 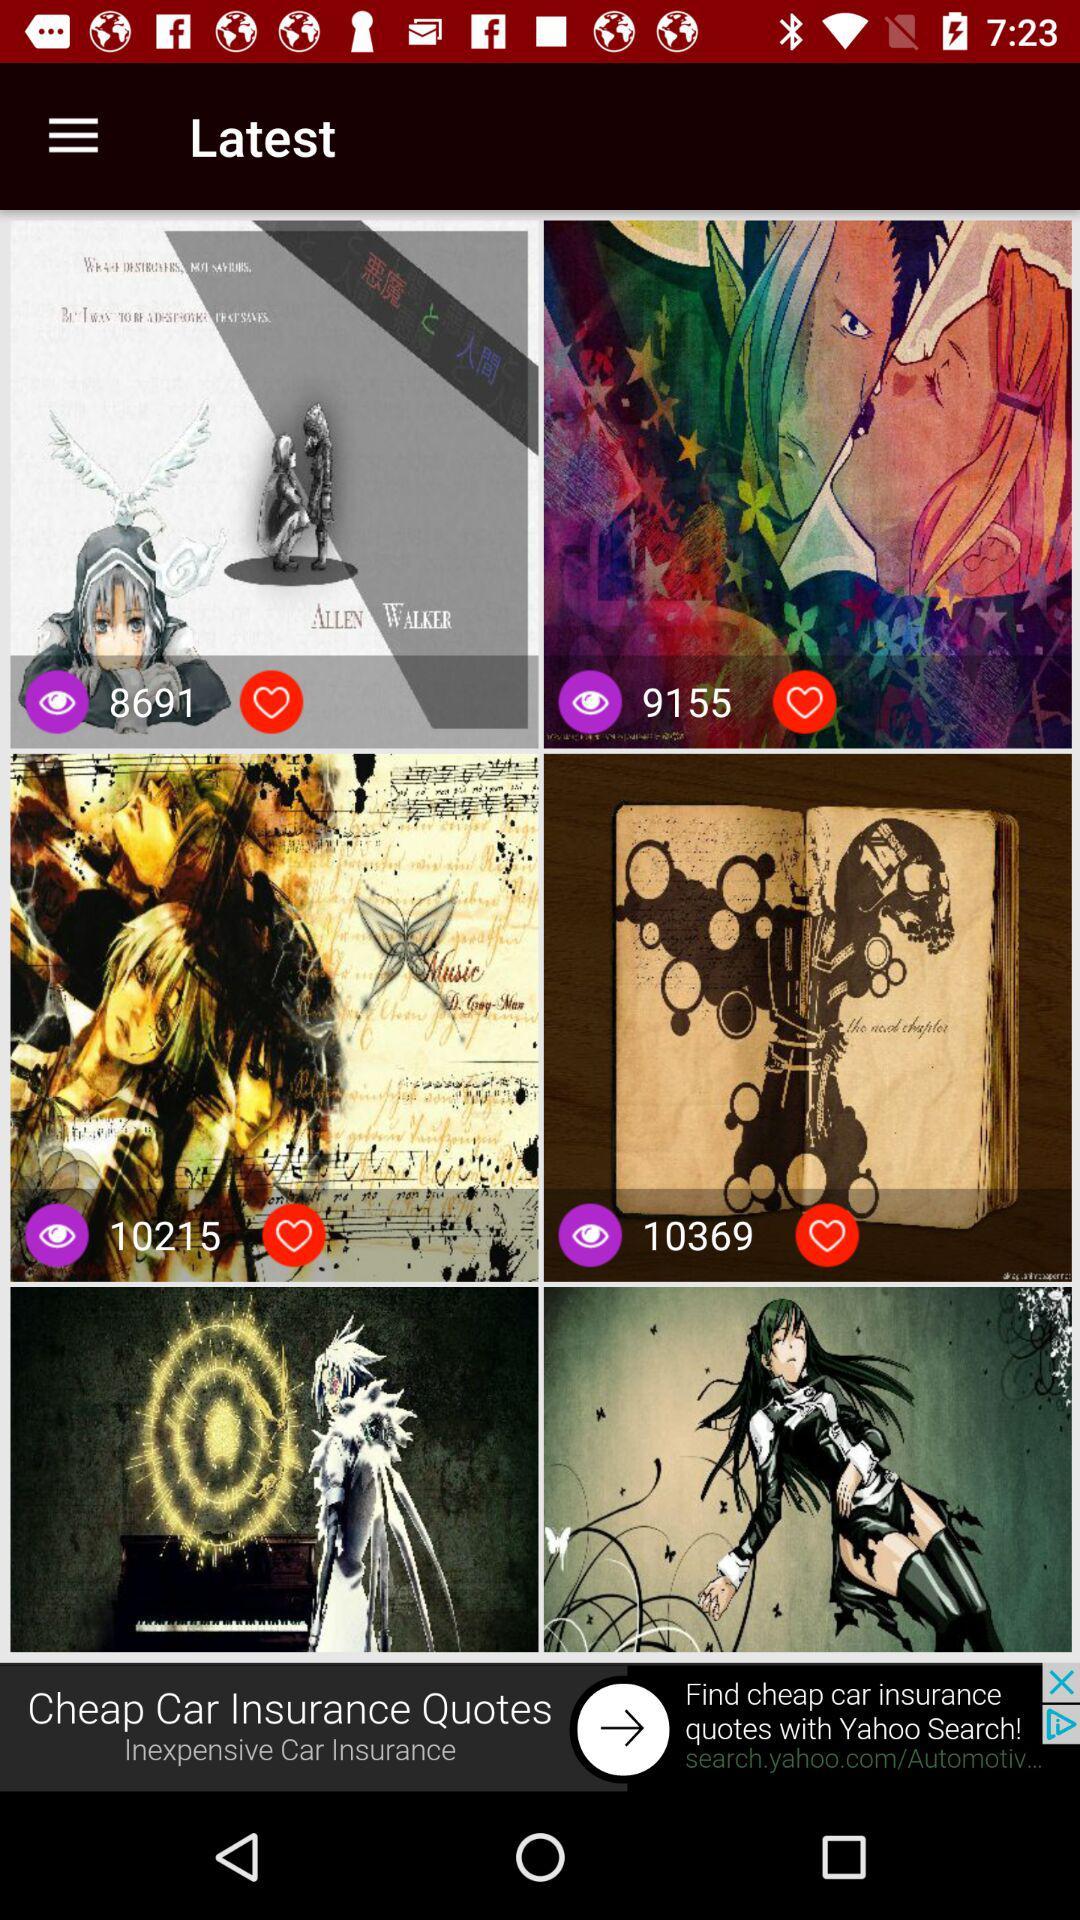 I want to click on to favorite, so click(x=293, y=1234).